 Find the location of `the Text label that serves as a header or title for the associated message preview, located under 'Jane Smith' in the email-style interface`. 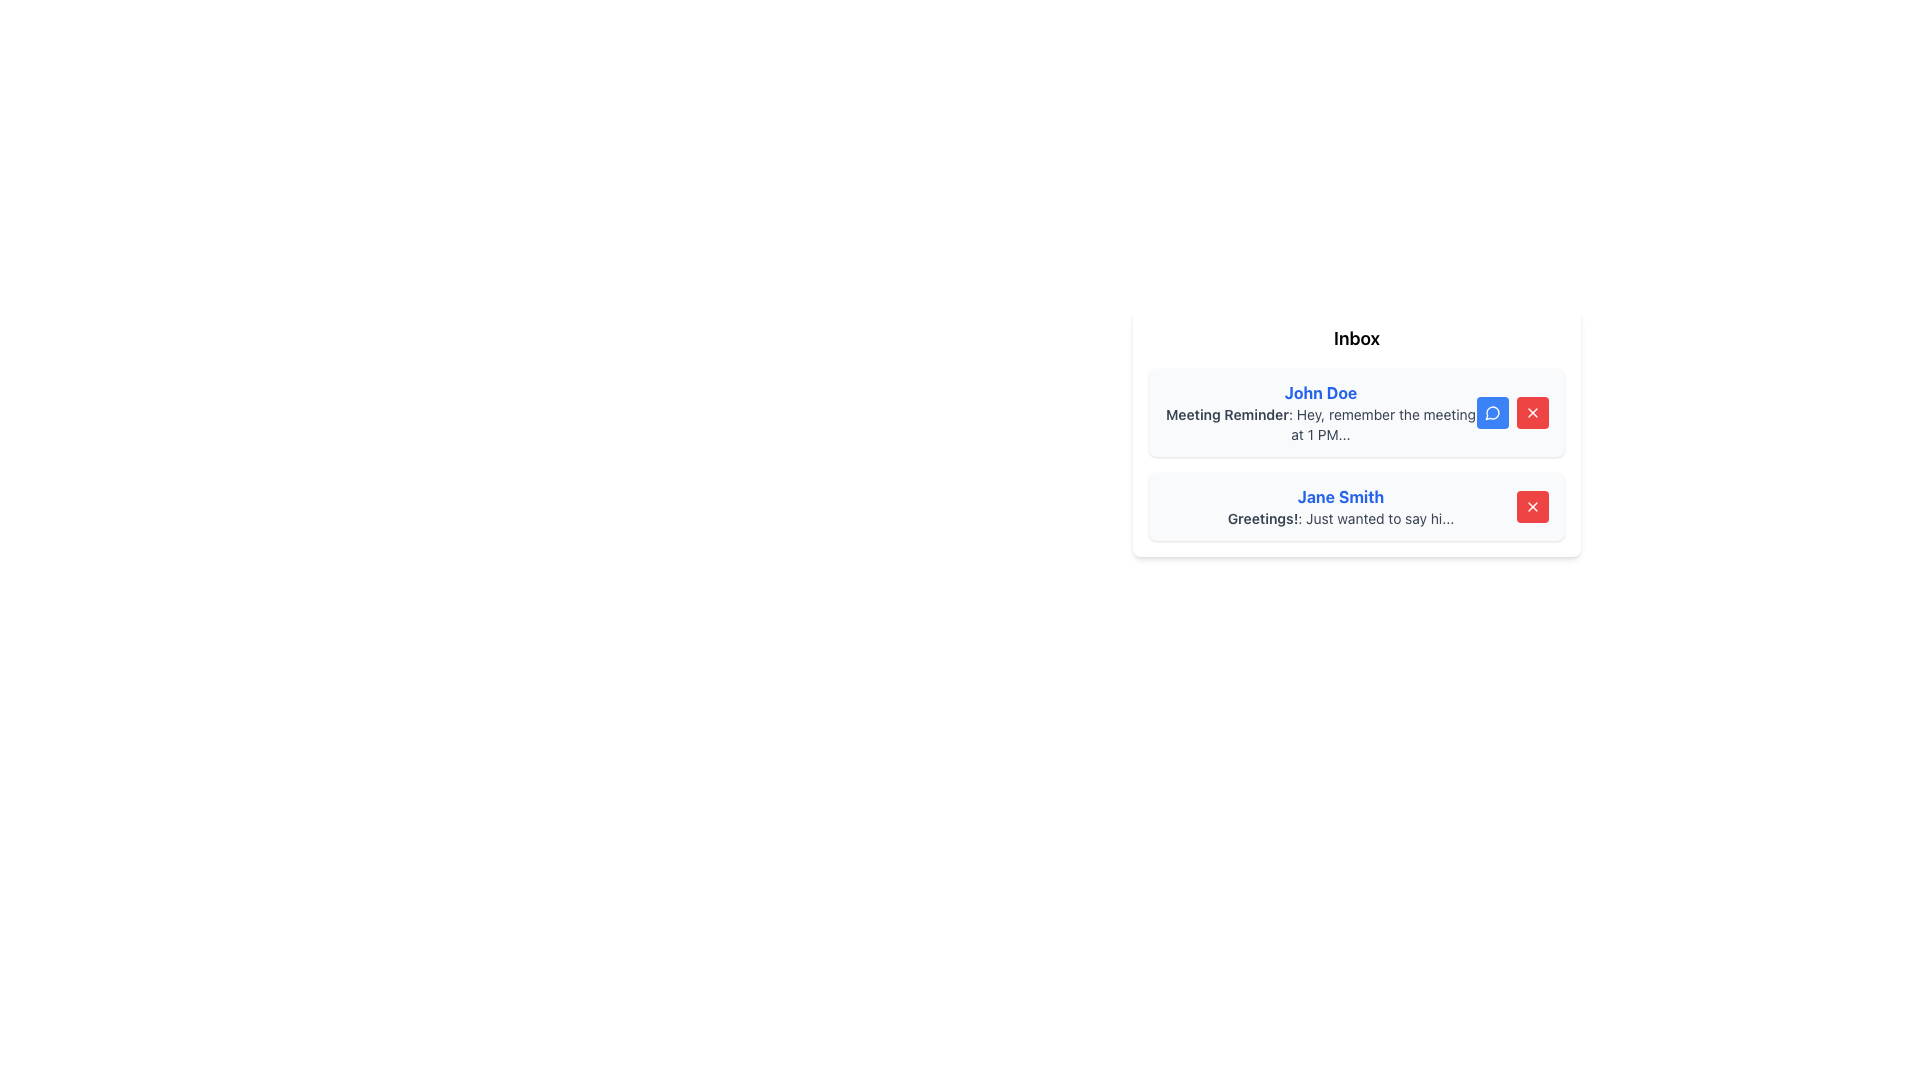

the Text label that serves as a header or title for the associated message preview, located under 'Jane Smith' in the email-style interface is located at coordinates (1261, 517).